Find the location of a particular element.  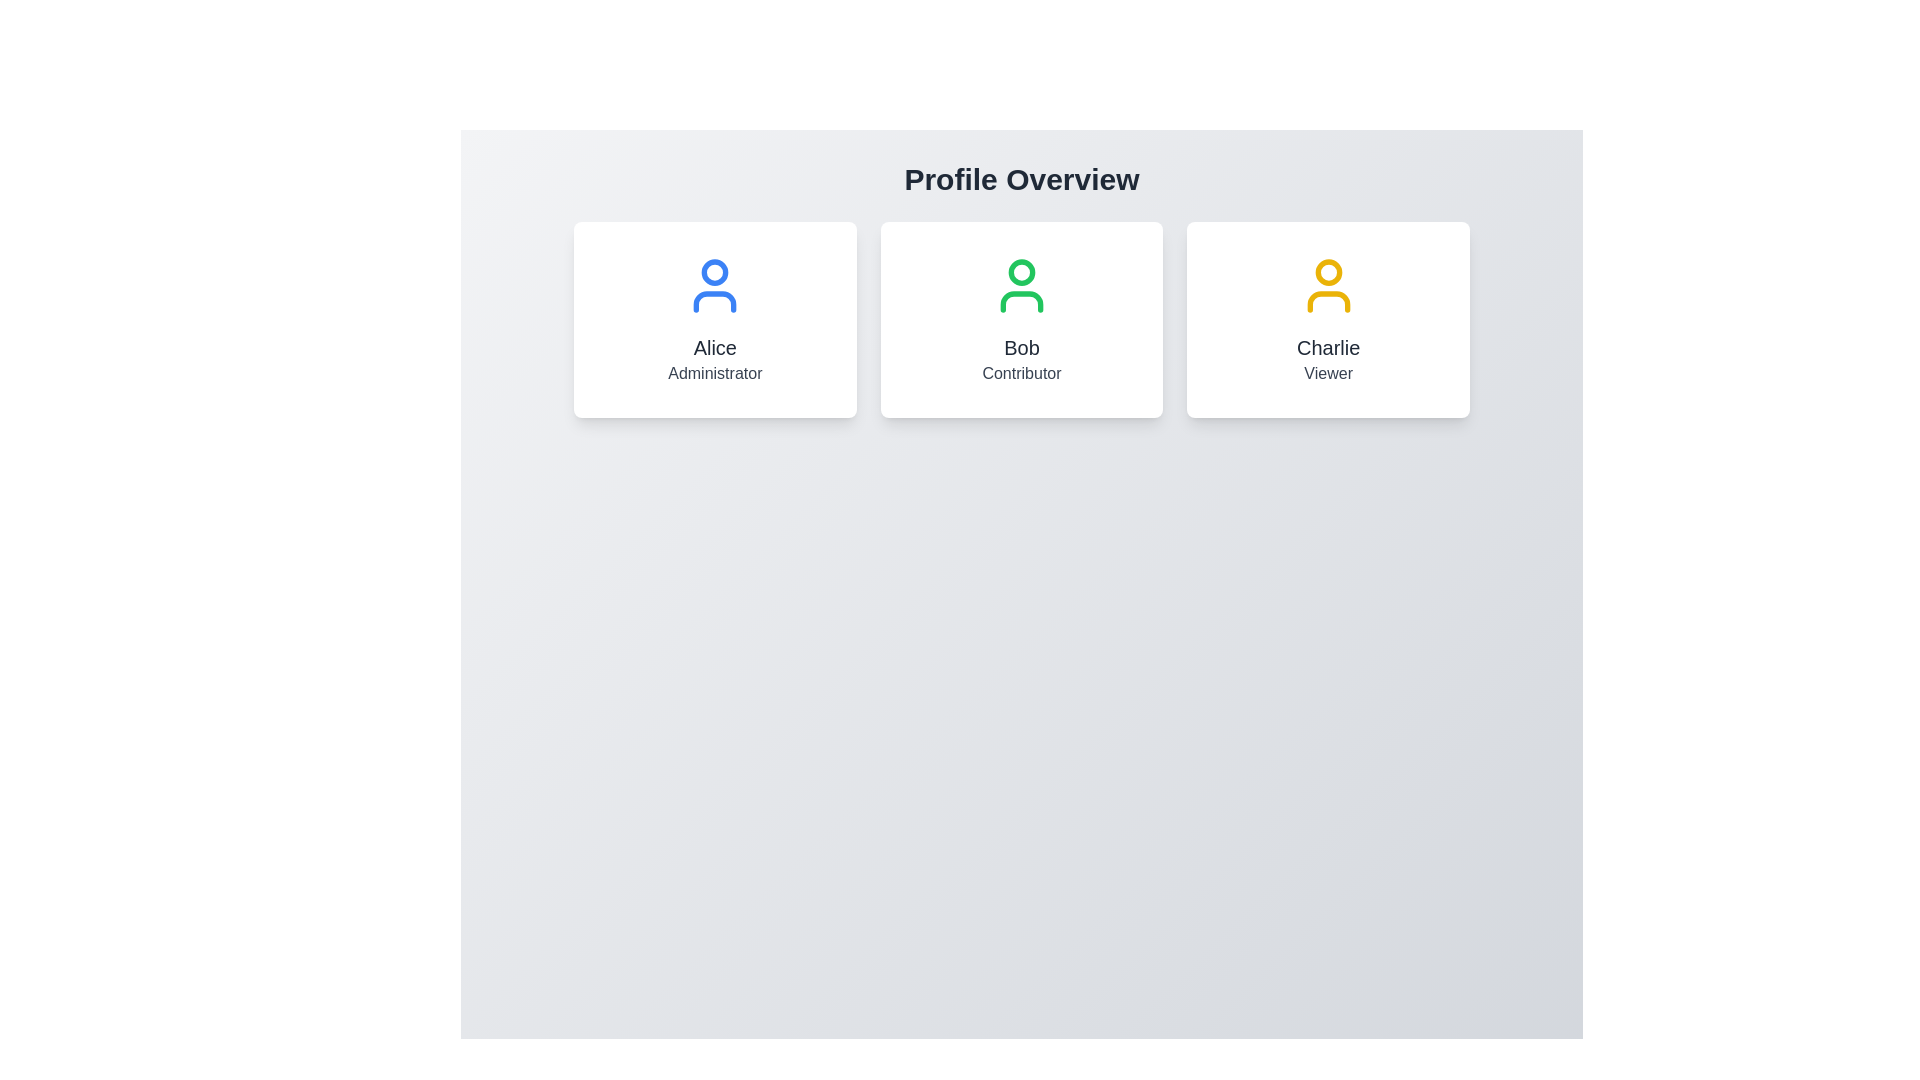

the user profile card for 'Charlie', which indicates their role as a 'Viewer' in the system is located at coordinates (1328, 319).